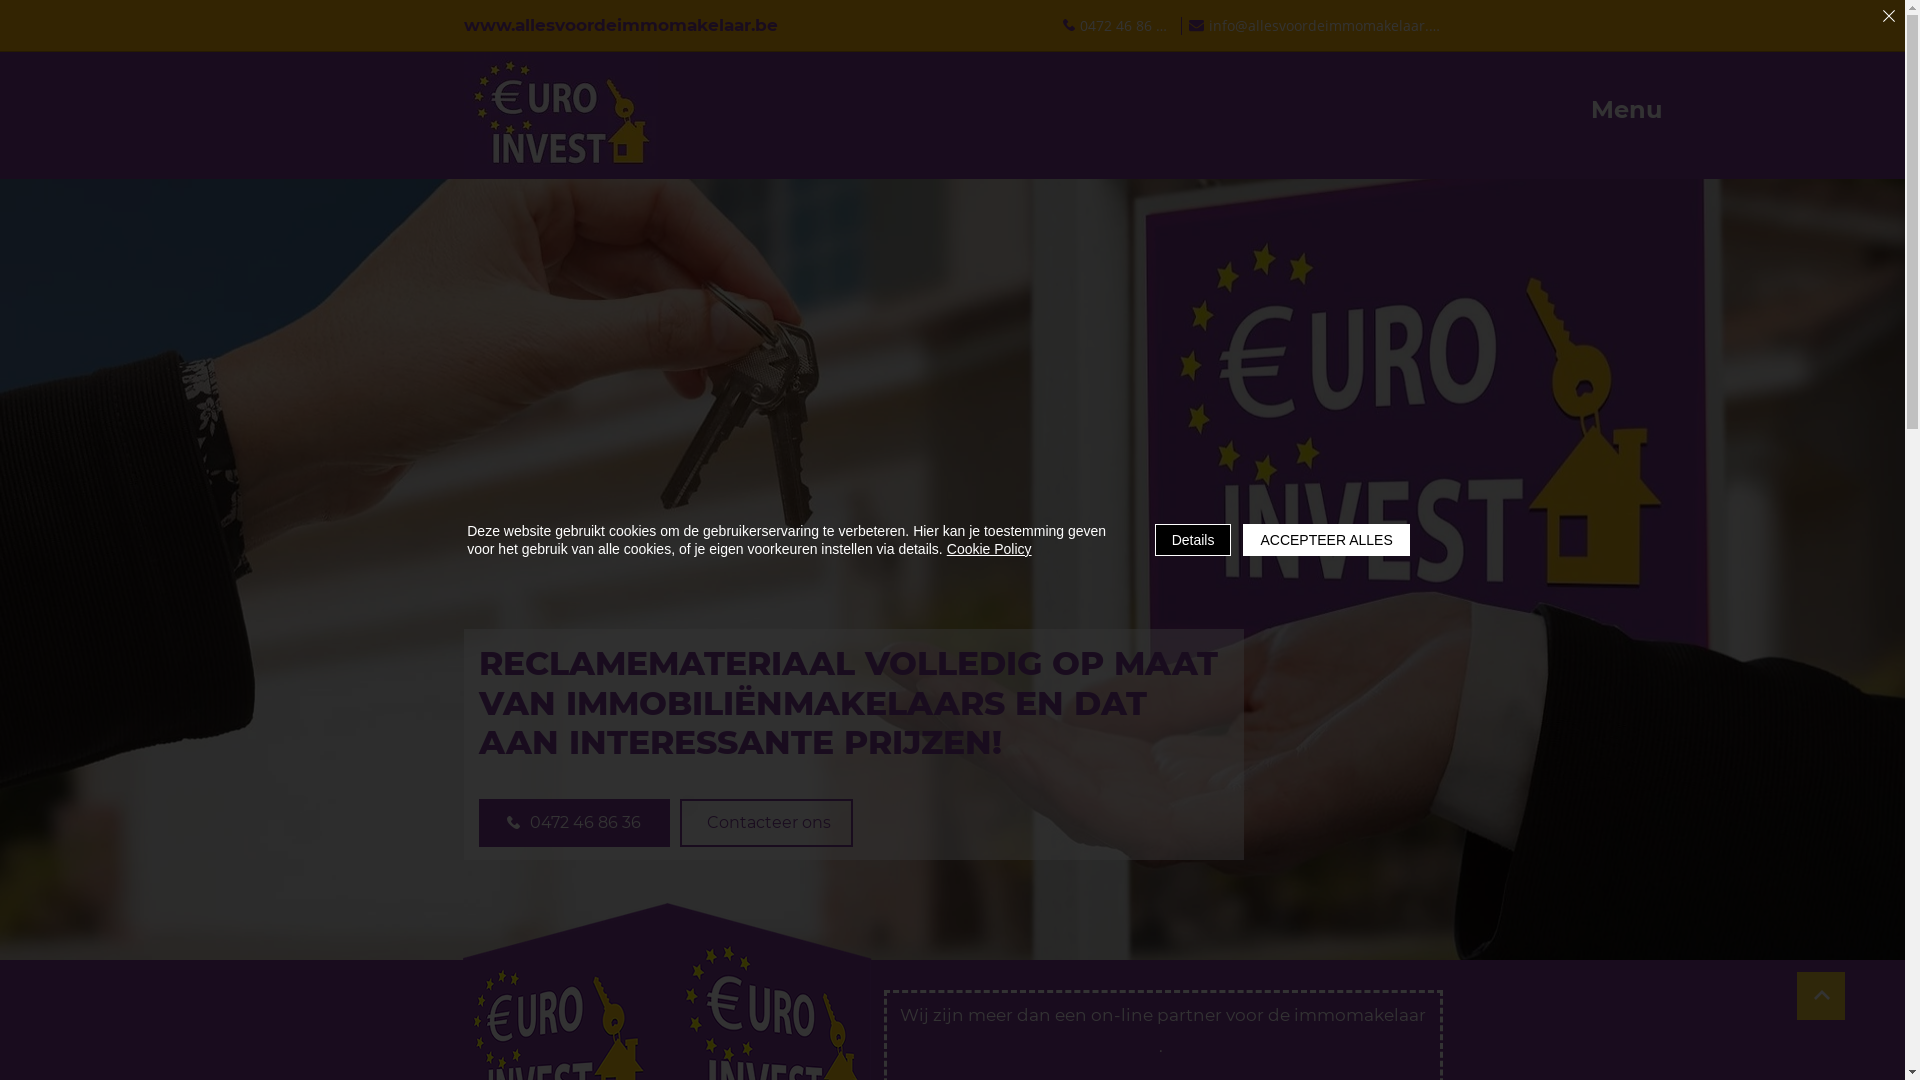  Describe the element at coordinates (1193, 540) in the screenshot. I see `'Details'` at that location.